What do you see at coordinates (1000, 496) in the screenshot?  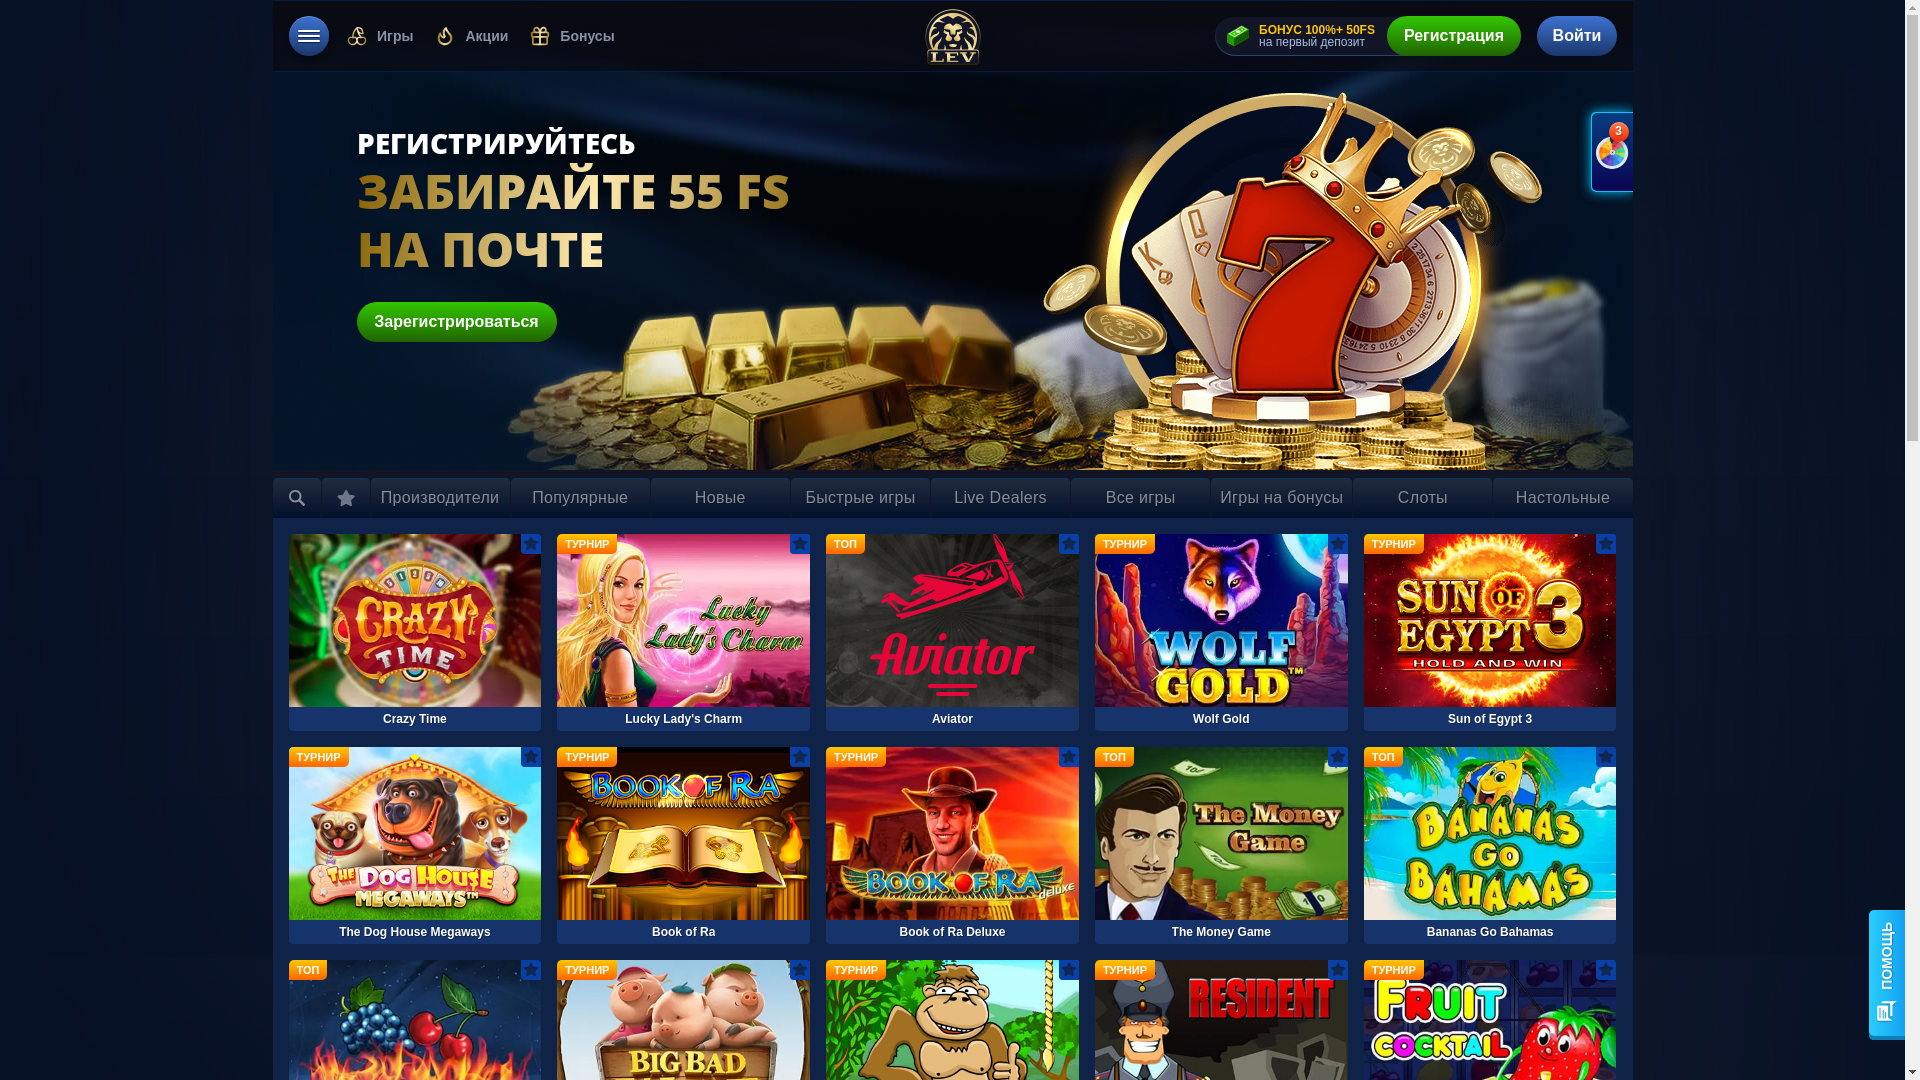 I see `'Live Dealers'` at bounding box center [1000, 496].